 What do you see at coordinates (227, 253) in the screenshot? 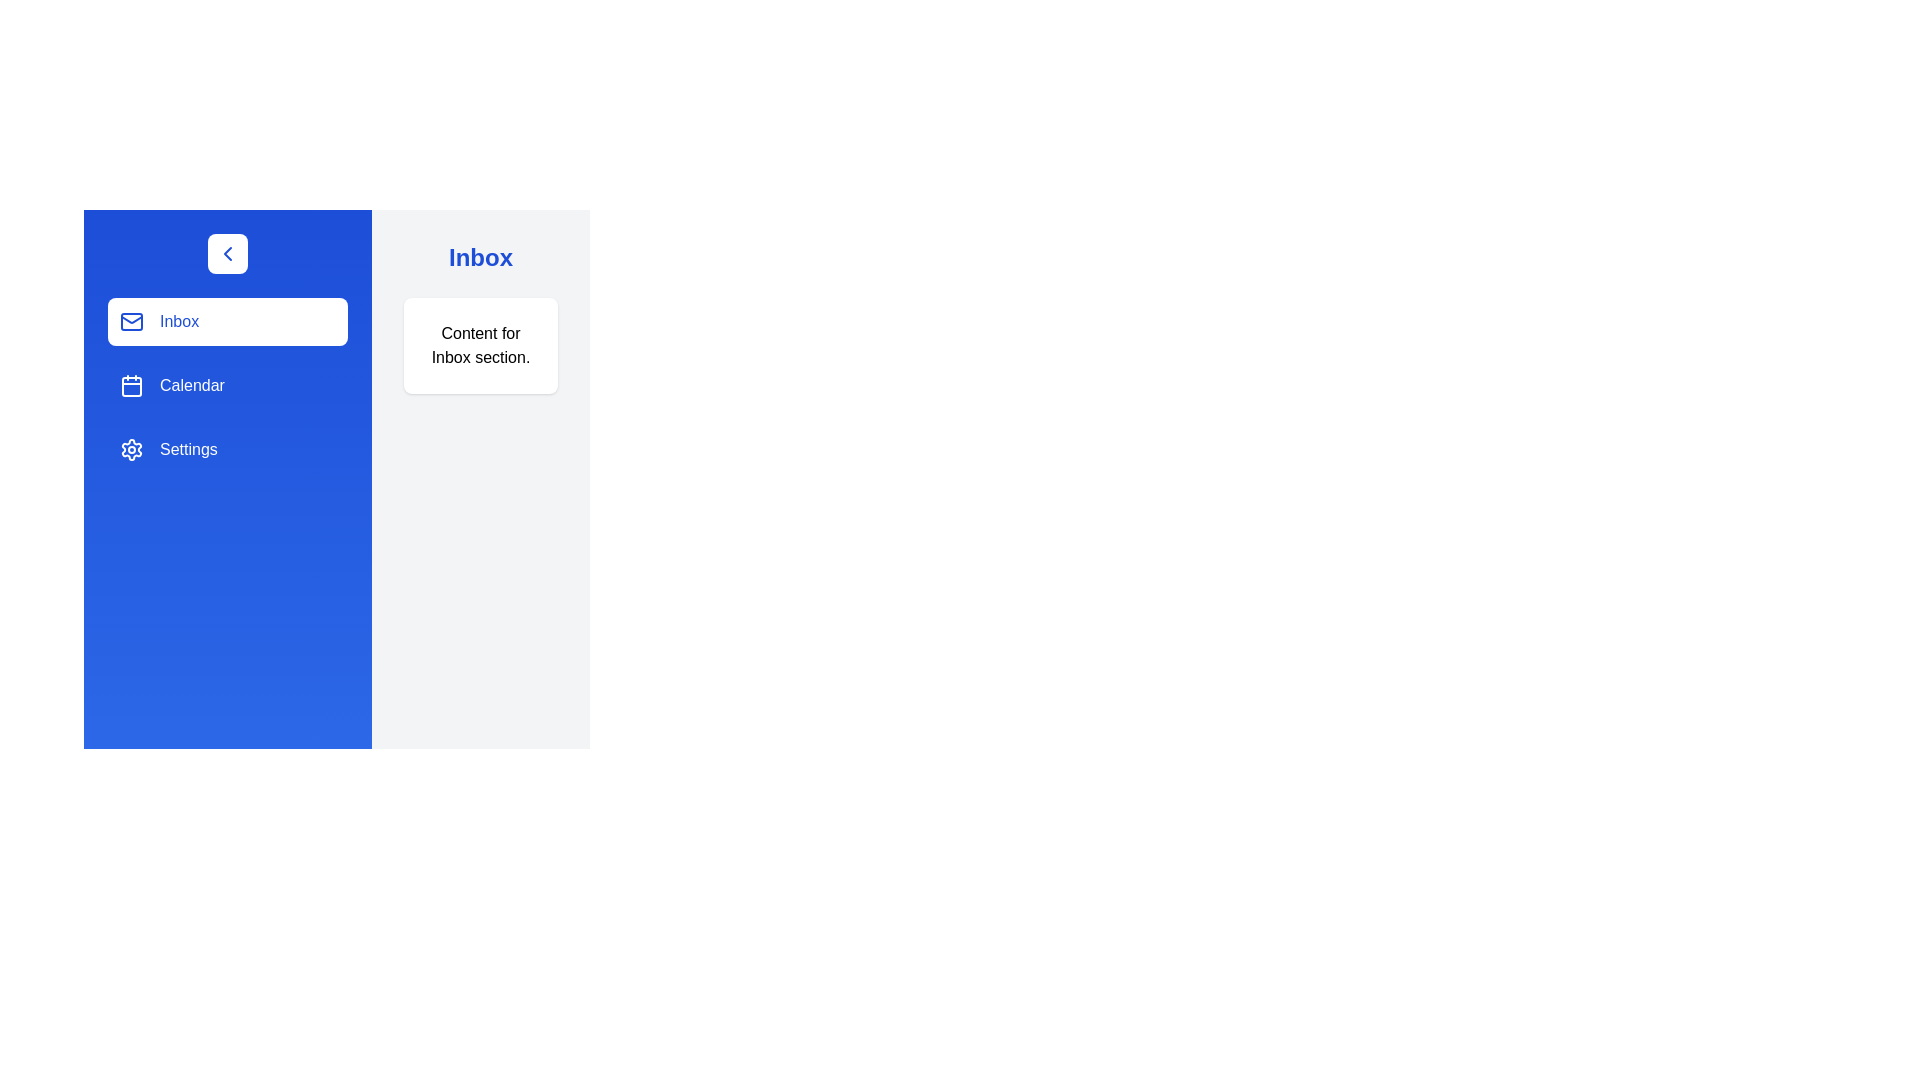
I see `the toggle button to change the drawer's state` at bounding box center [227, 253].